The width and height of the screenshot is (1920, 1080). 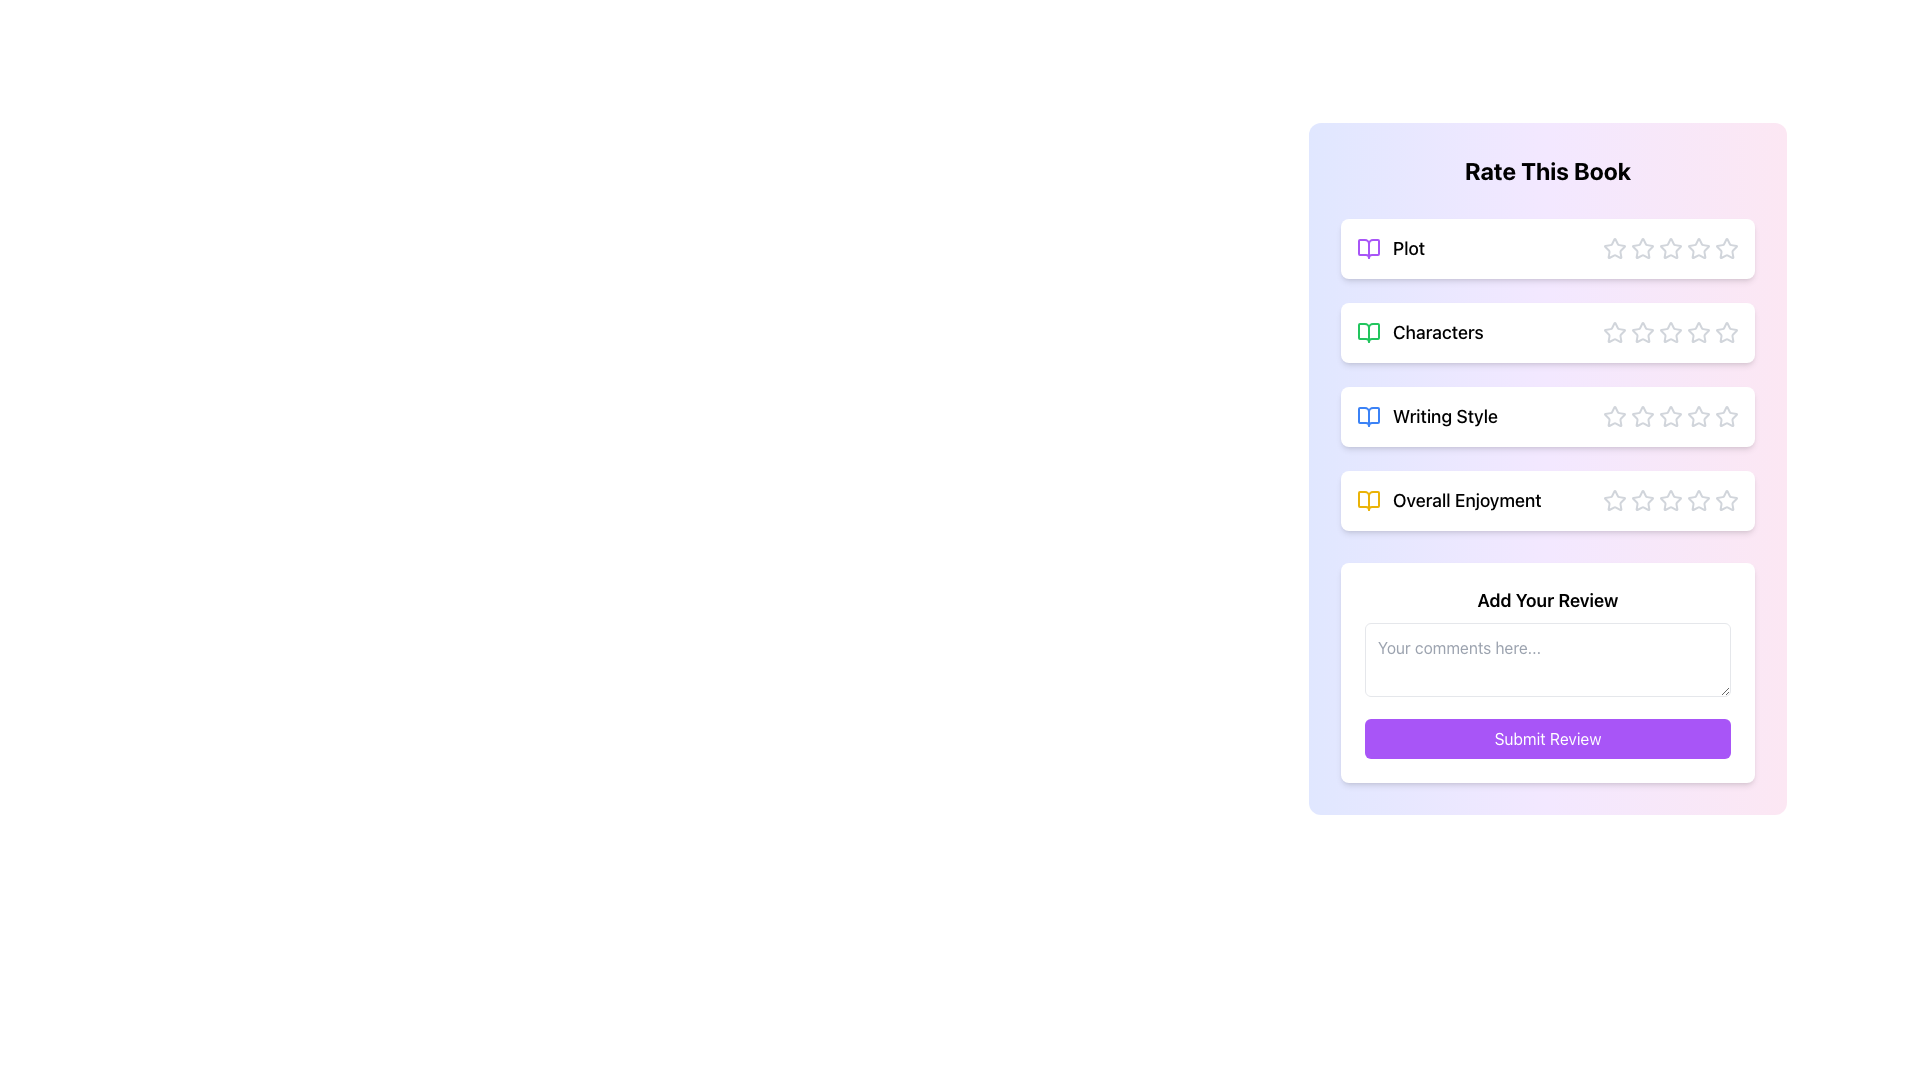 What do you see at coordinates (1670, 415) in the screenshot?
I see `the fourth hollow gray star icon in the 'Writing Style' rating section to rate it` at bounding box center [1670, 415].